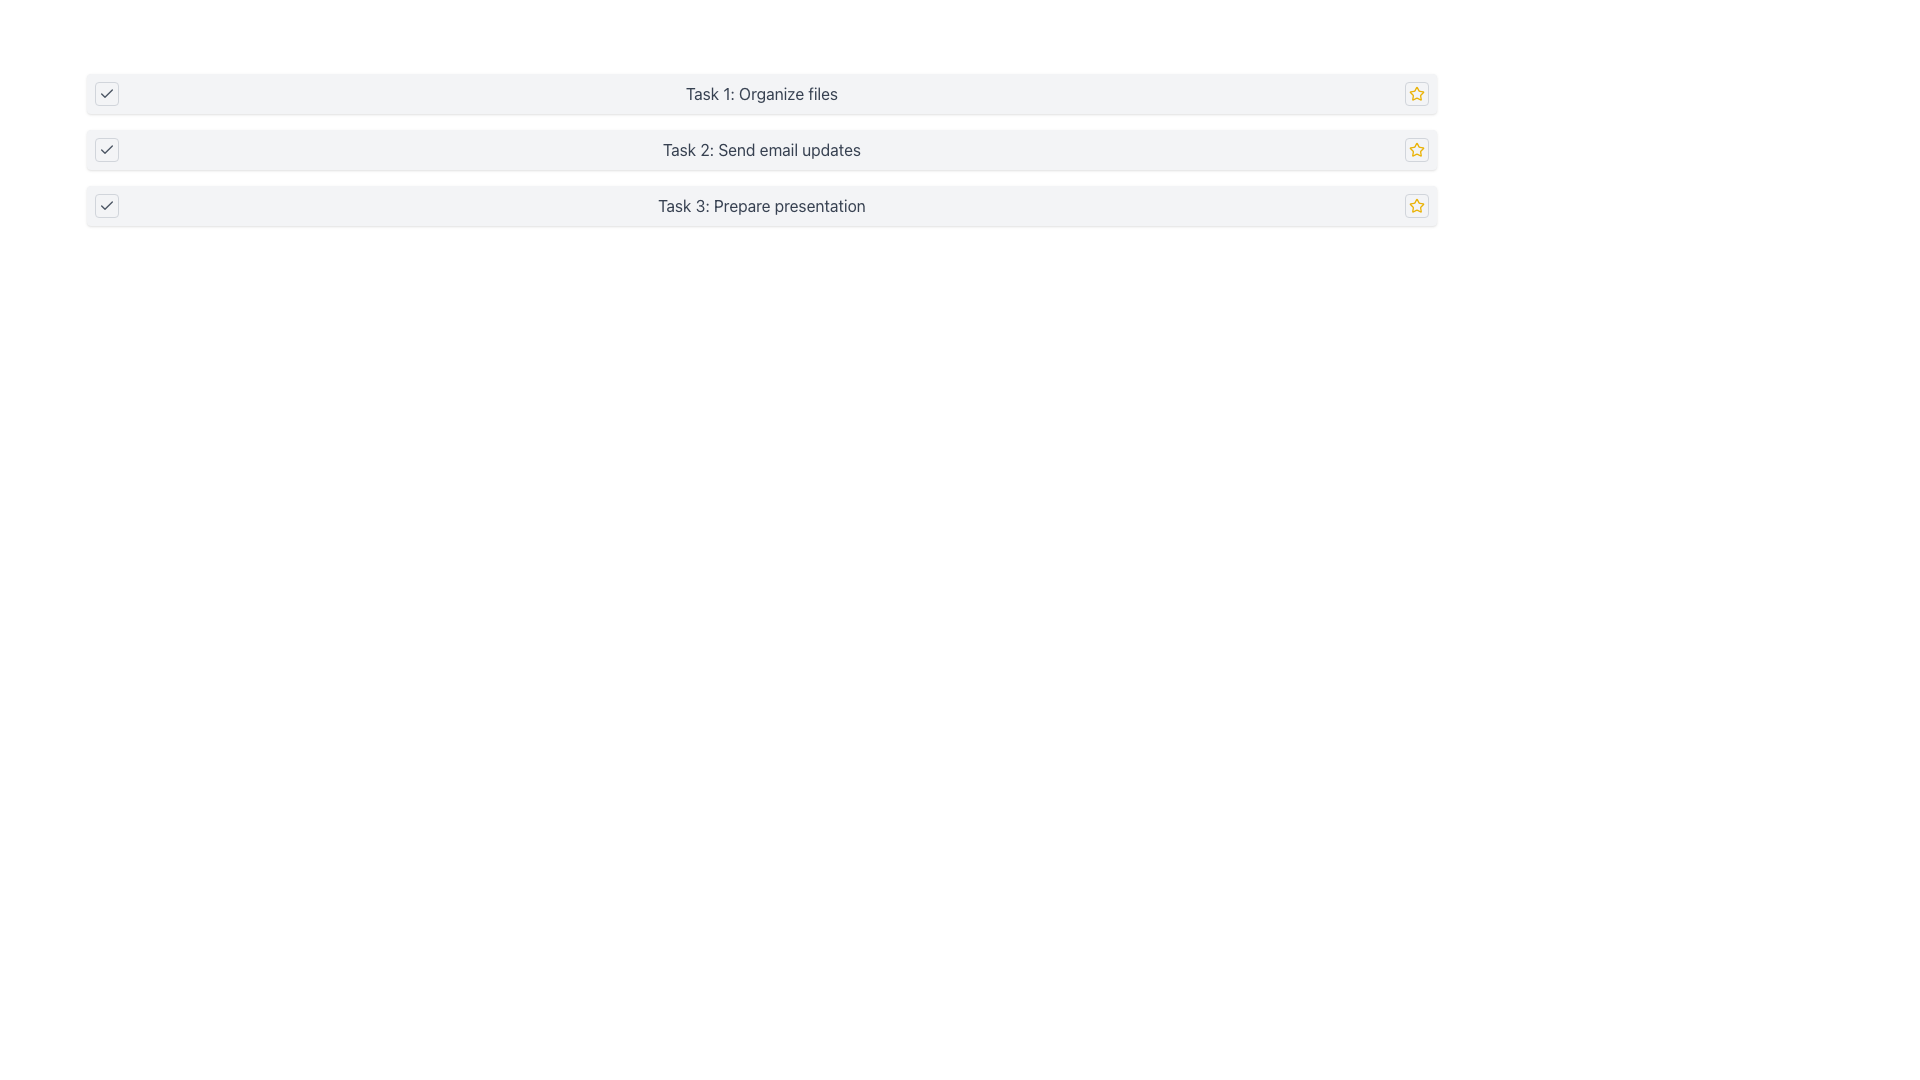 Image resolution: width=1920 pixels, height=1080 pixels. Describe the element at coordinates (105, 93) in the screenshot. I see `the checkbox located on the leftmost side of the task item labeled 'Task 1: Organize files'` at that location.